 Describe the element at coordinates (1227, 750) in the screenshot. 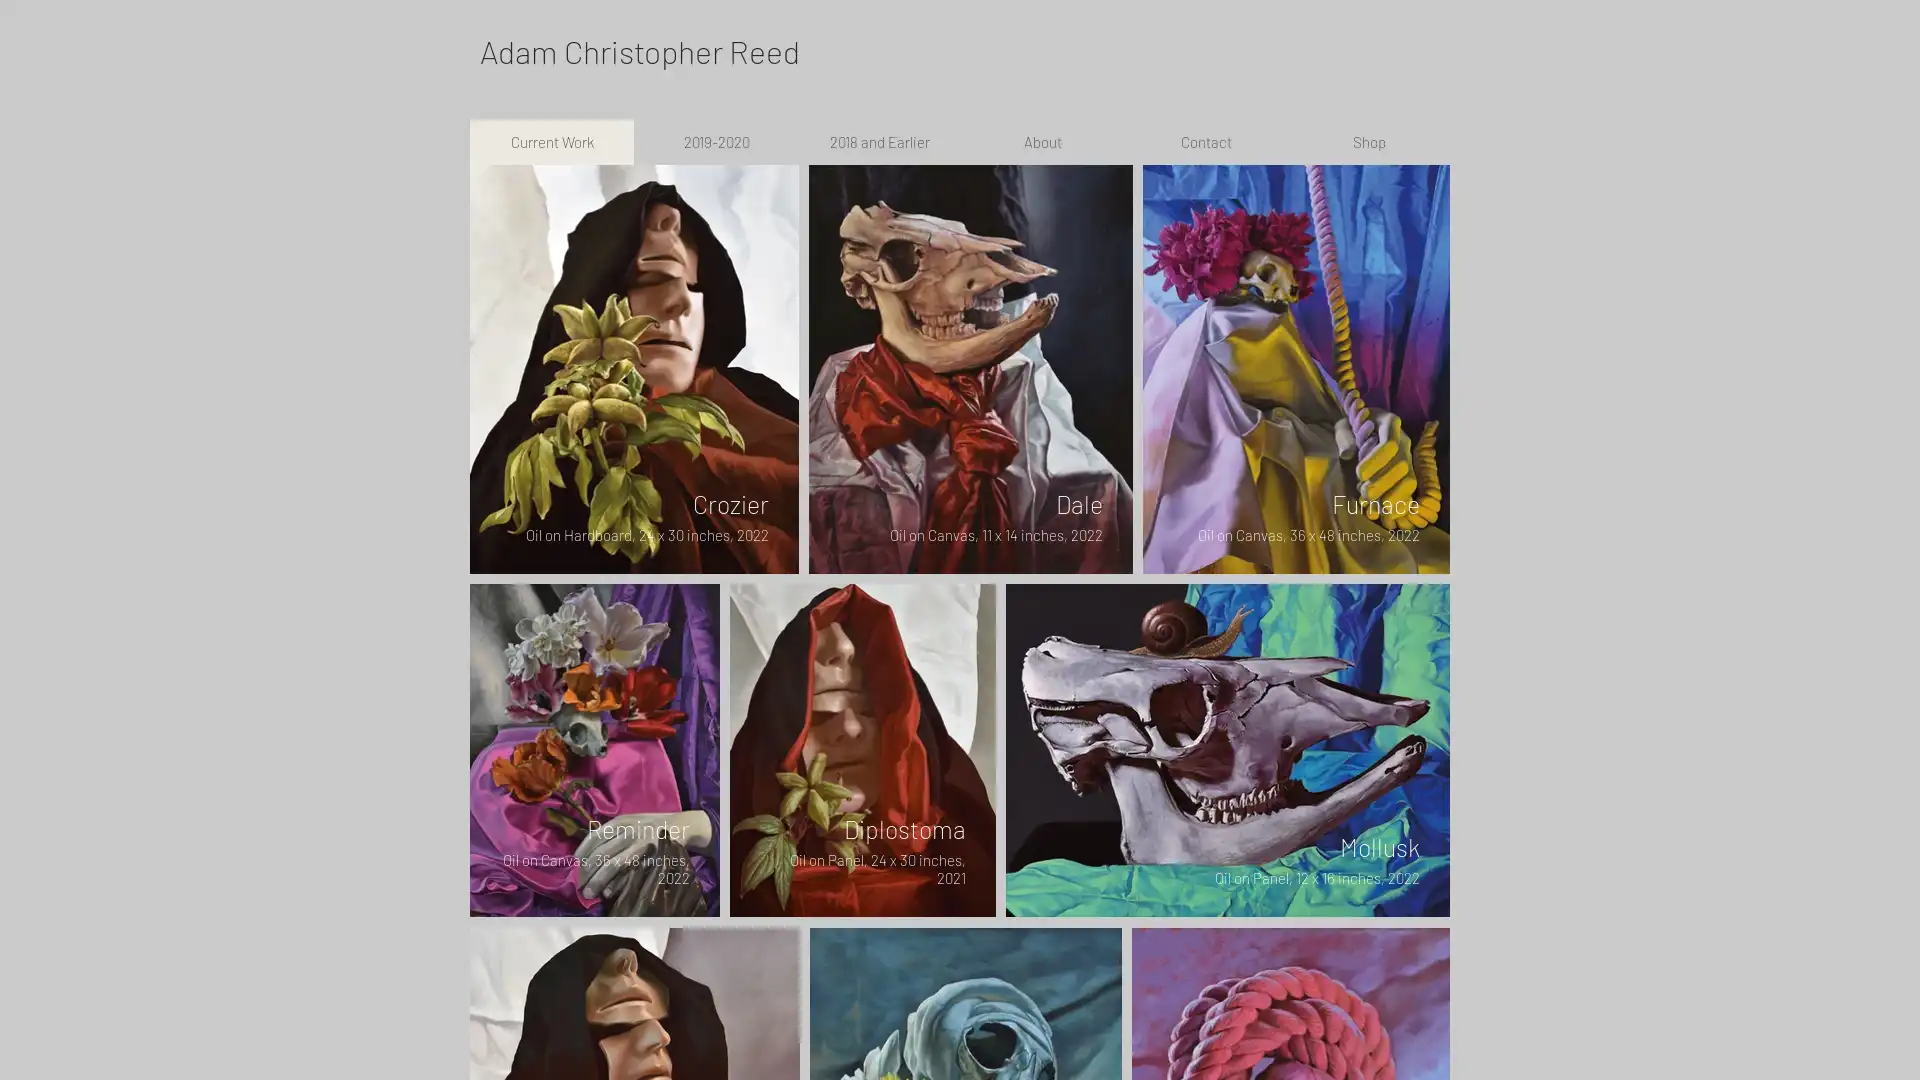

I see `202203001---Mollusk.jpg` at that location.